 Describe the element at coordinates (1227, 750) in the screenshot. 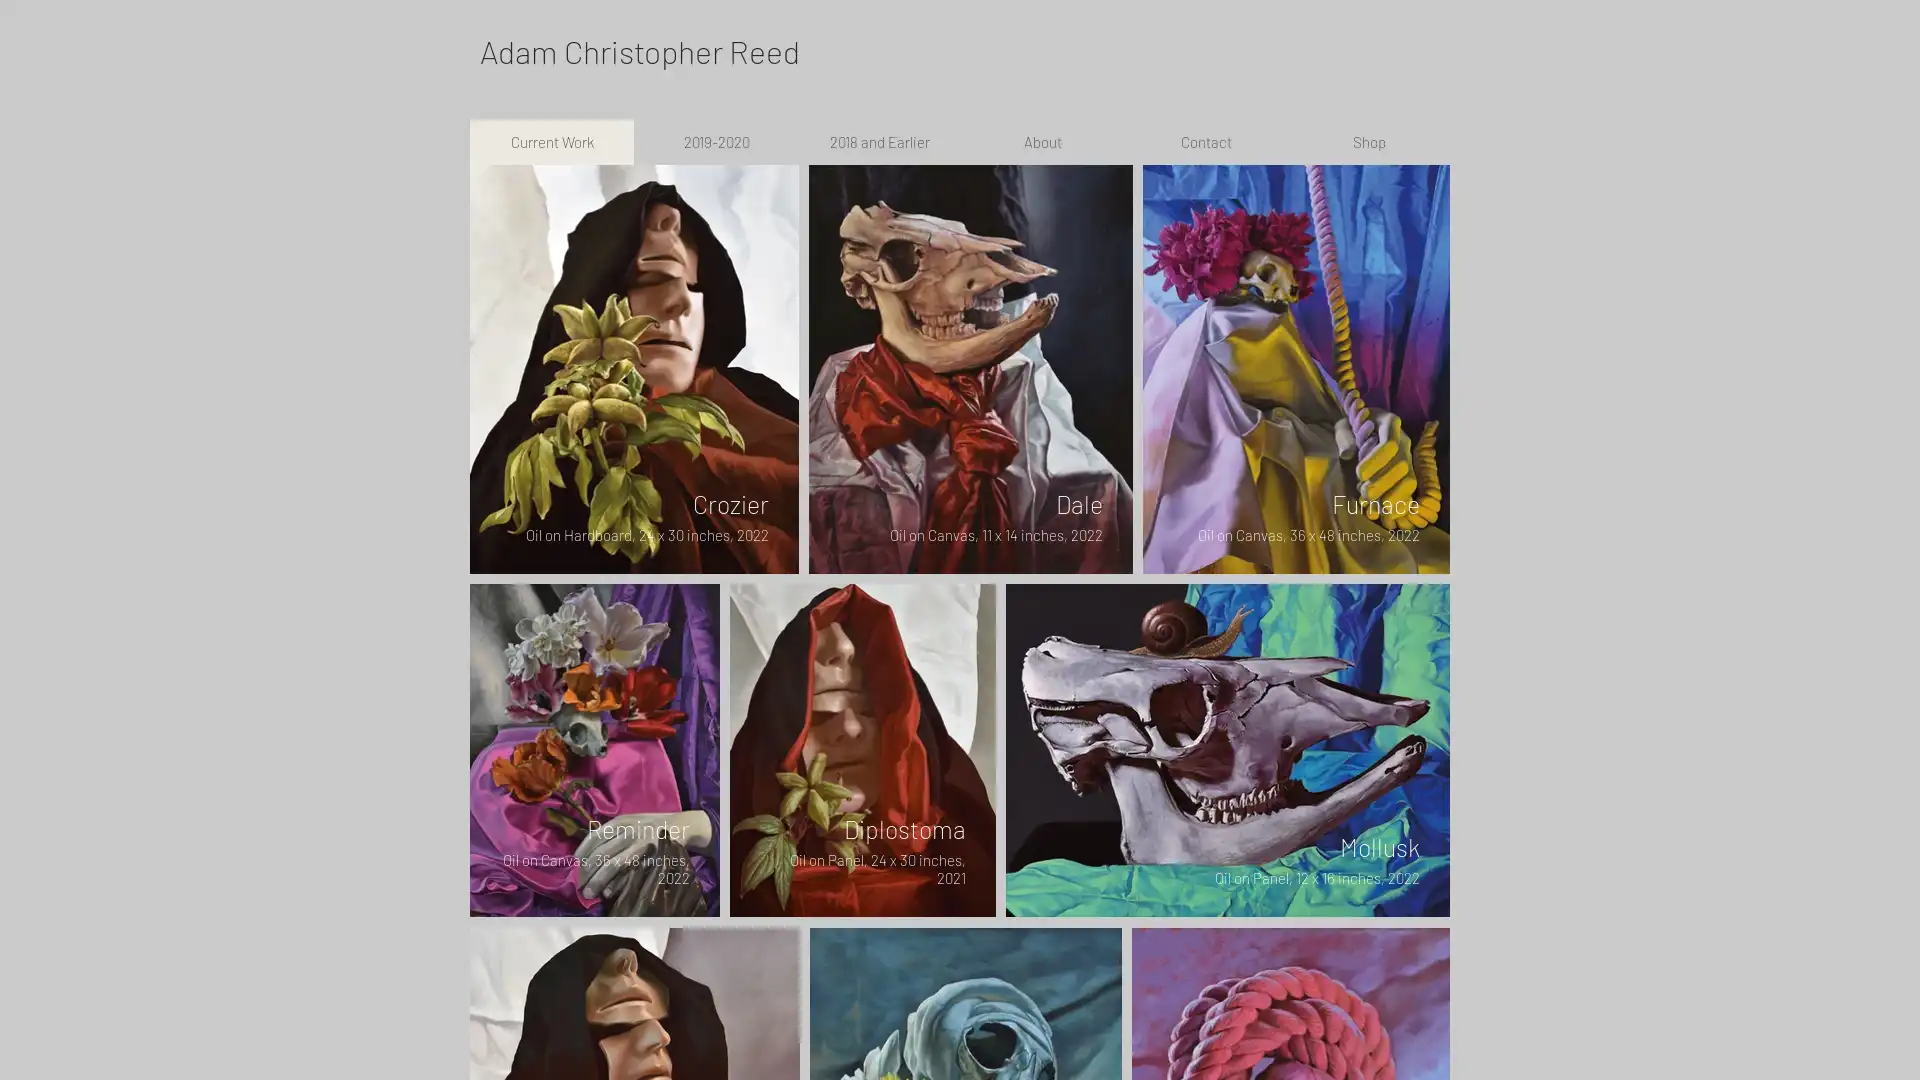

I see `202203001---Mollusk.jpg` at that location.